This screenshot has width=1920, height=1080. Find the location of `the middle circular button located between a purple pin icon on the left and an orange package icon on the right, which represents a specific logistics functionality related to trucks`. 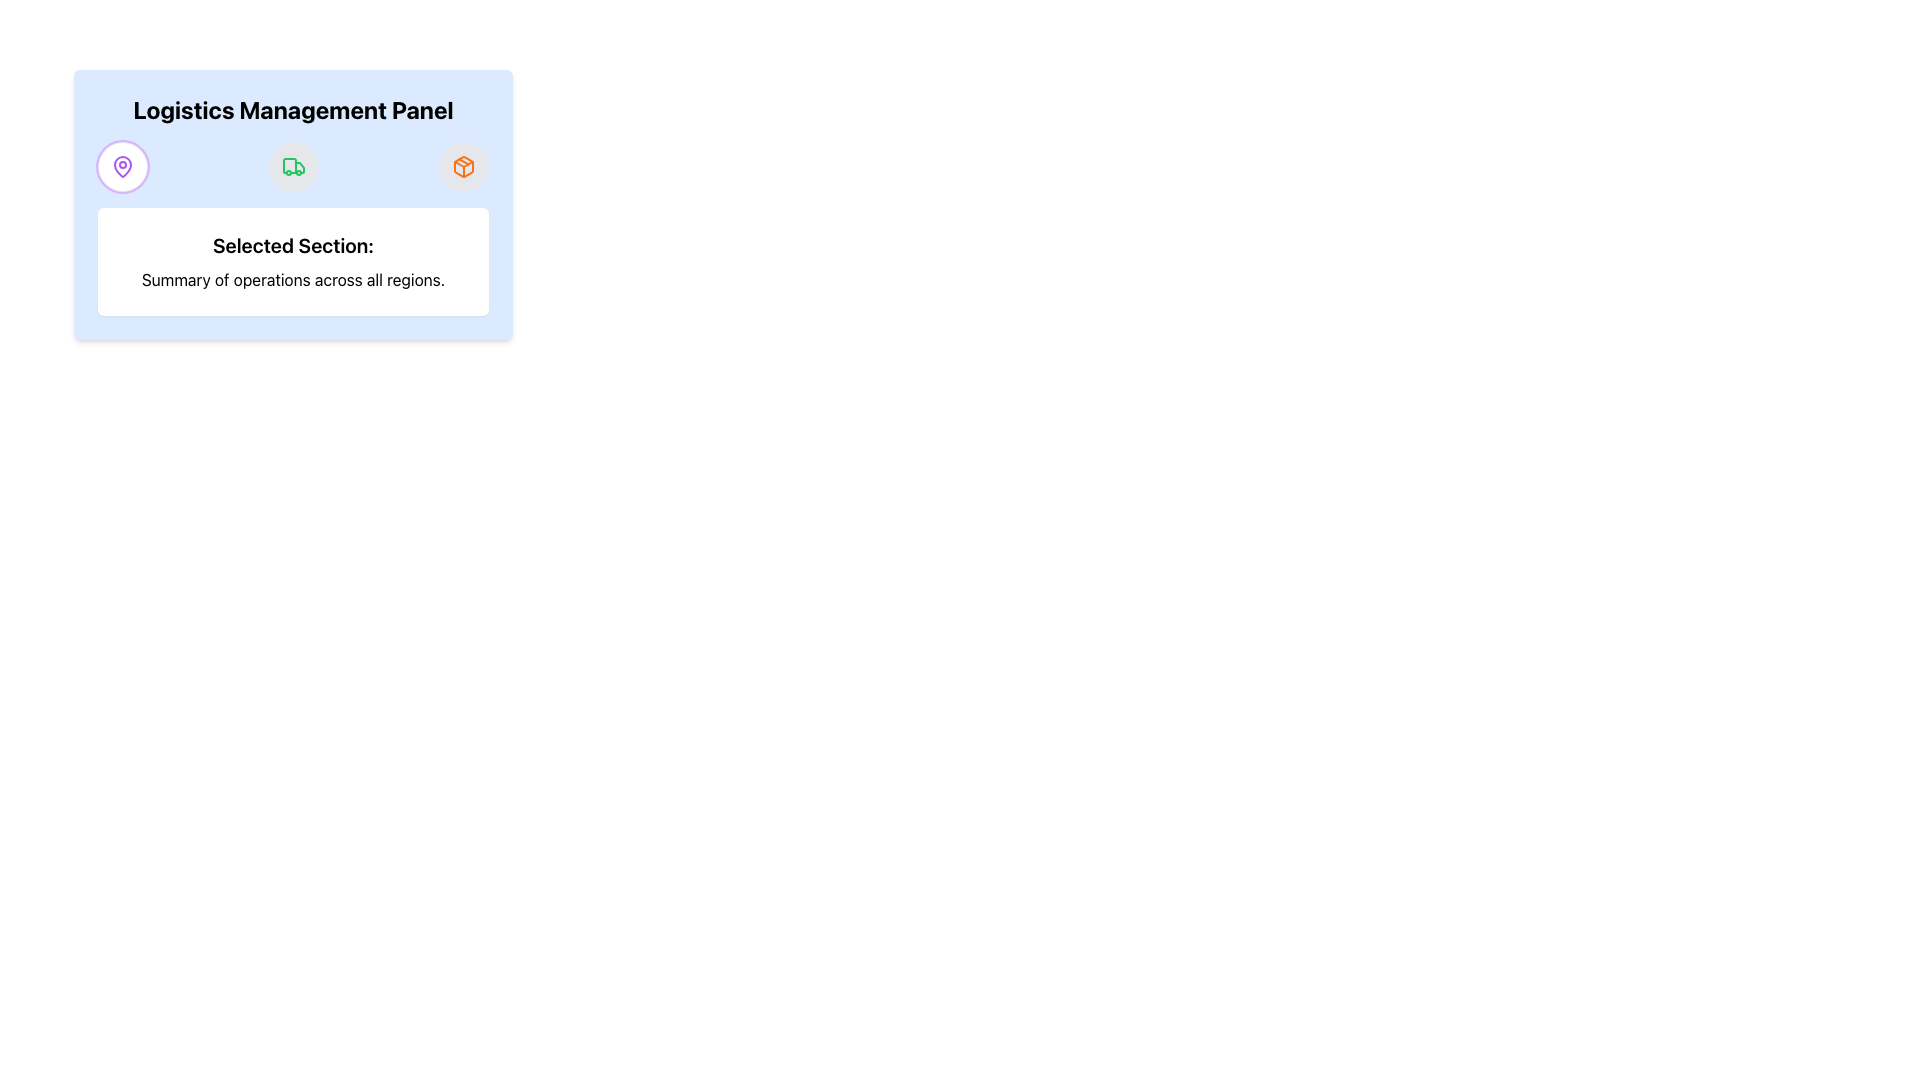

the middle circular button located between a purple pin icon on the left and an orange package icon on the right, which represents a specific logistics functionality related to trucks is located at coordinates (292, 165).